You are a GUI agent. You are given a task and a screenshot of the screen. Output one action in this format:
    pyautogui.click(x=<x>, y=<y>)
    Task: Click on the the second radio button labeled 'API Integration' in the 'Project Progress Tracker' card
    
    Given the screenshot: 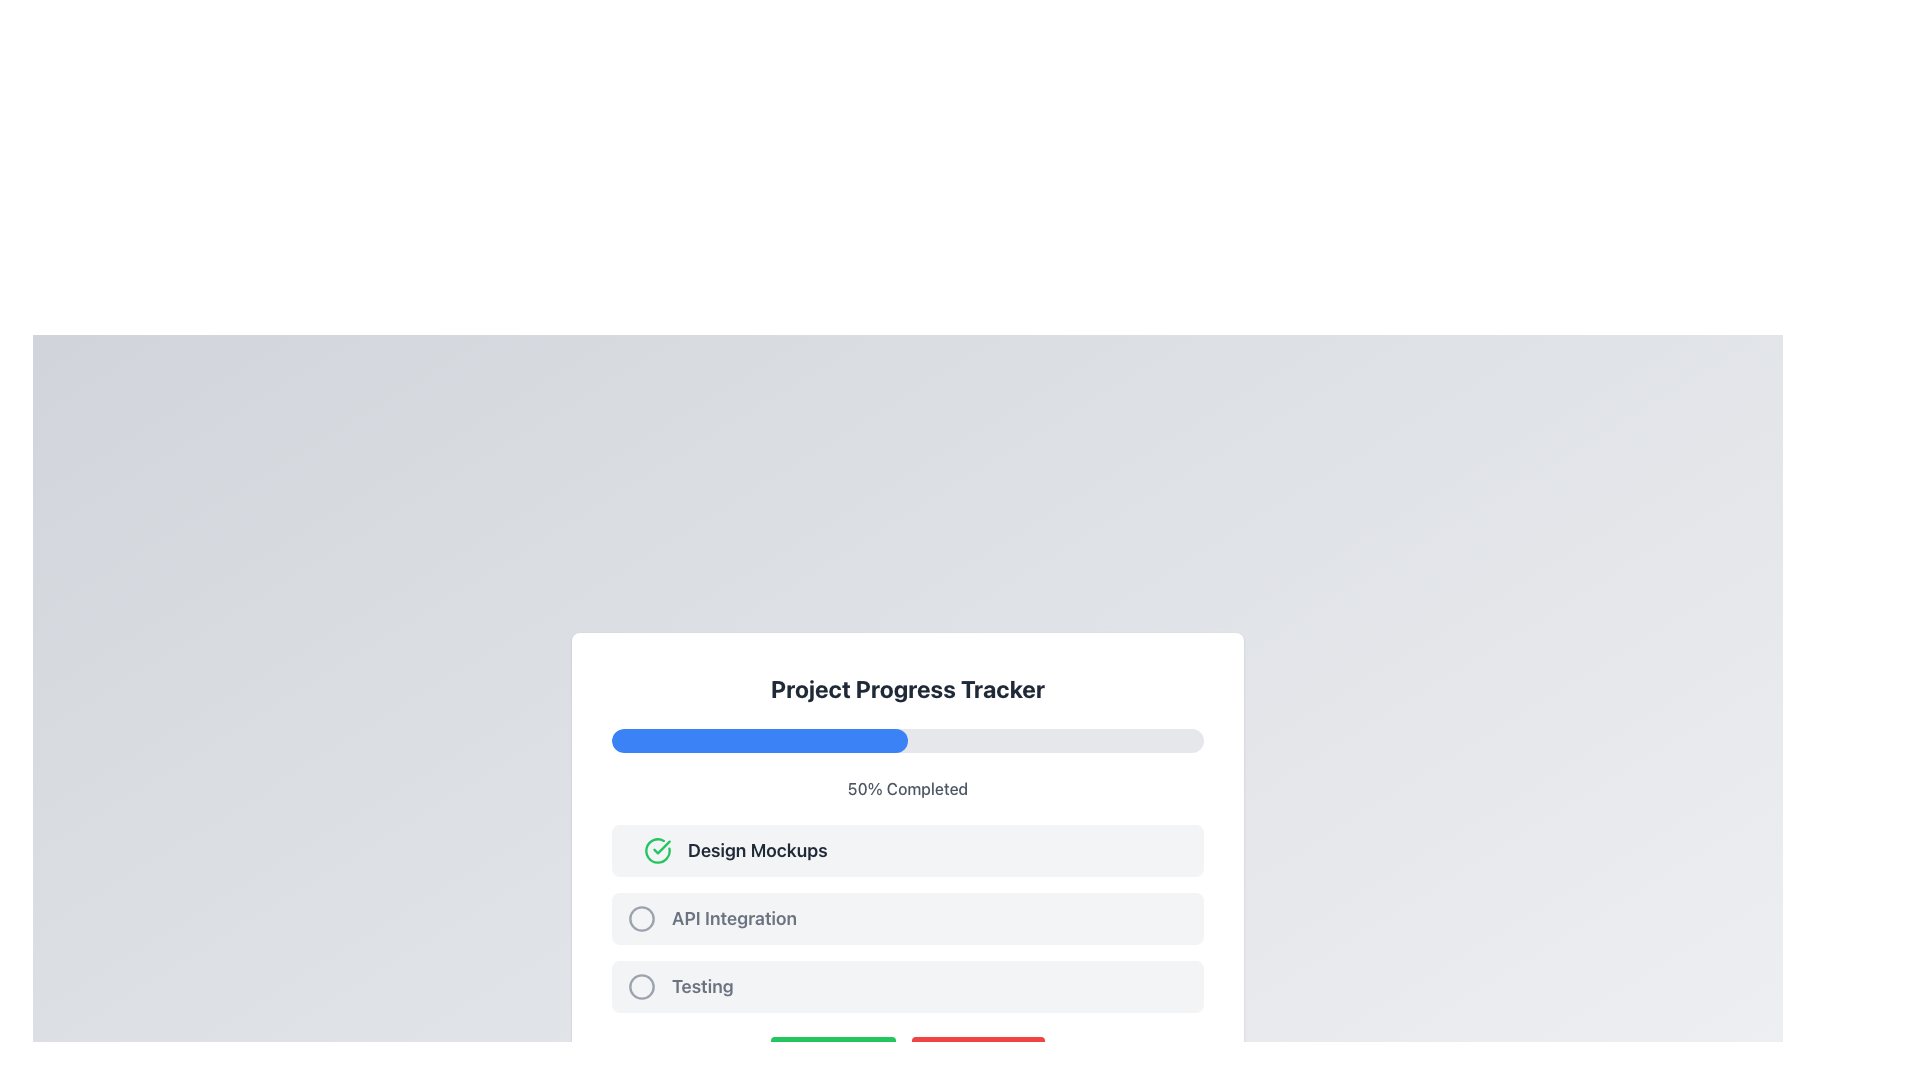 What is the action you would take?
    pyautogui.click(x=906, y=918)
    